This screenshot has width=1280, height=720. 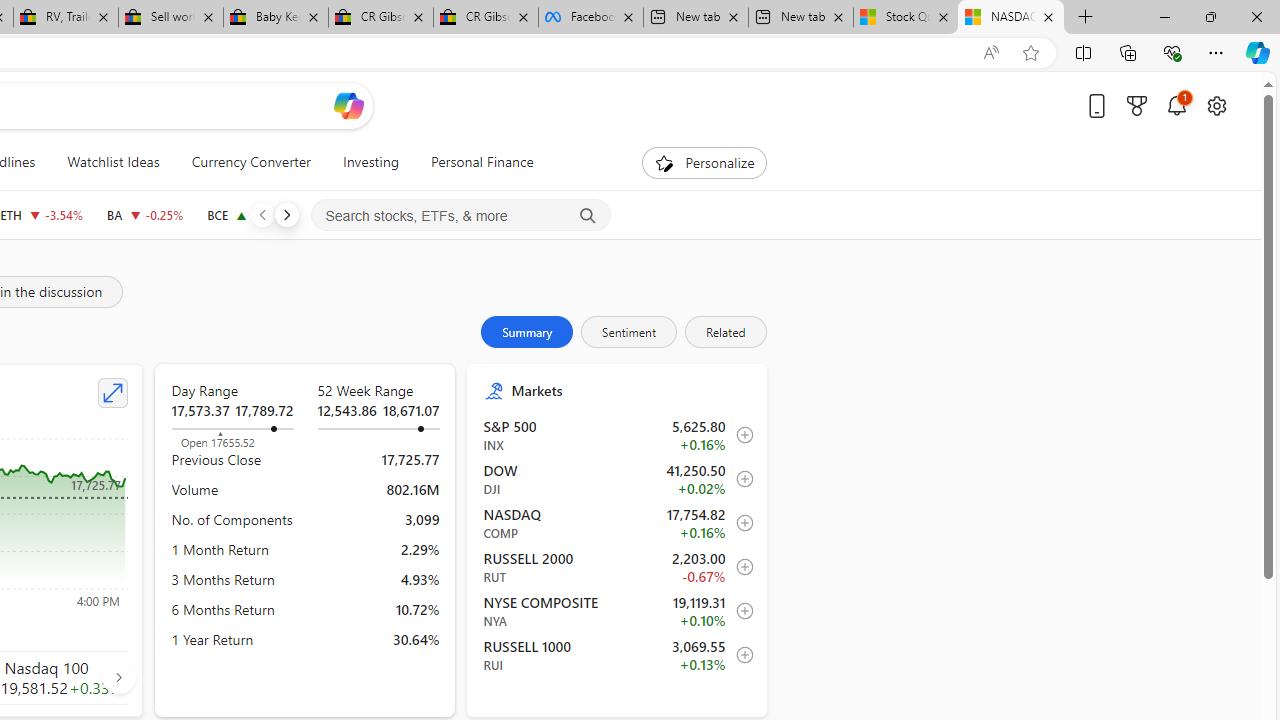 I want to click on 'Class: notInWatclistIcon-DS-EntryPoint1-5 lightTheme', so click(x=738, y=655).